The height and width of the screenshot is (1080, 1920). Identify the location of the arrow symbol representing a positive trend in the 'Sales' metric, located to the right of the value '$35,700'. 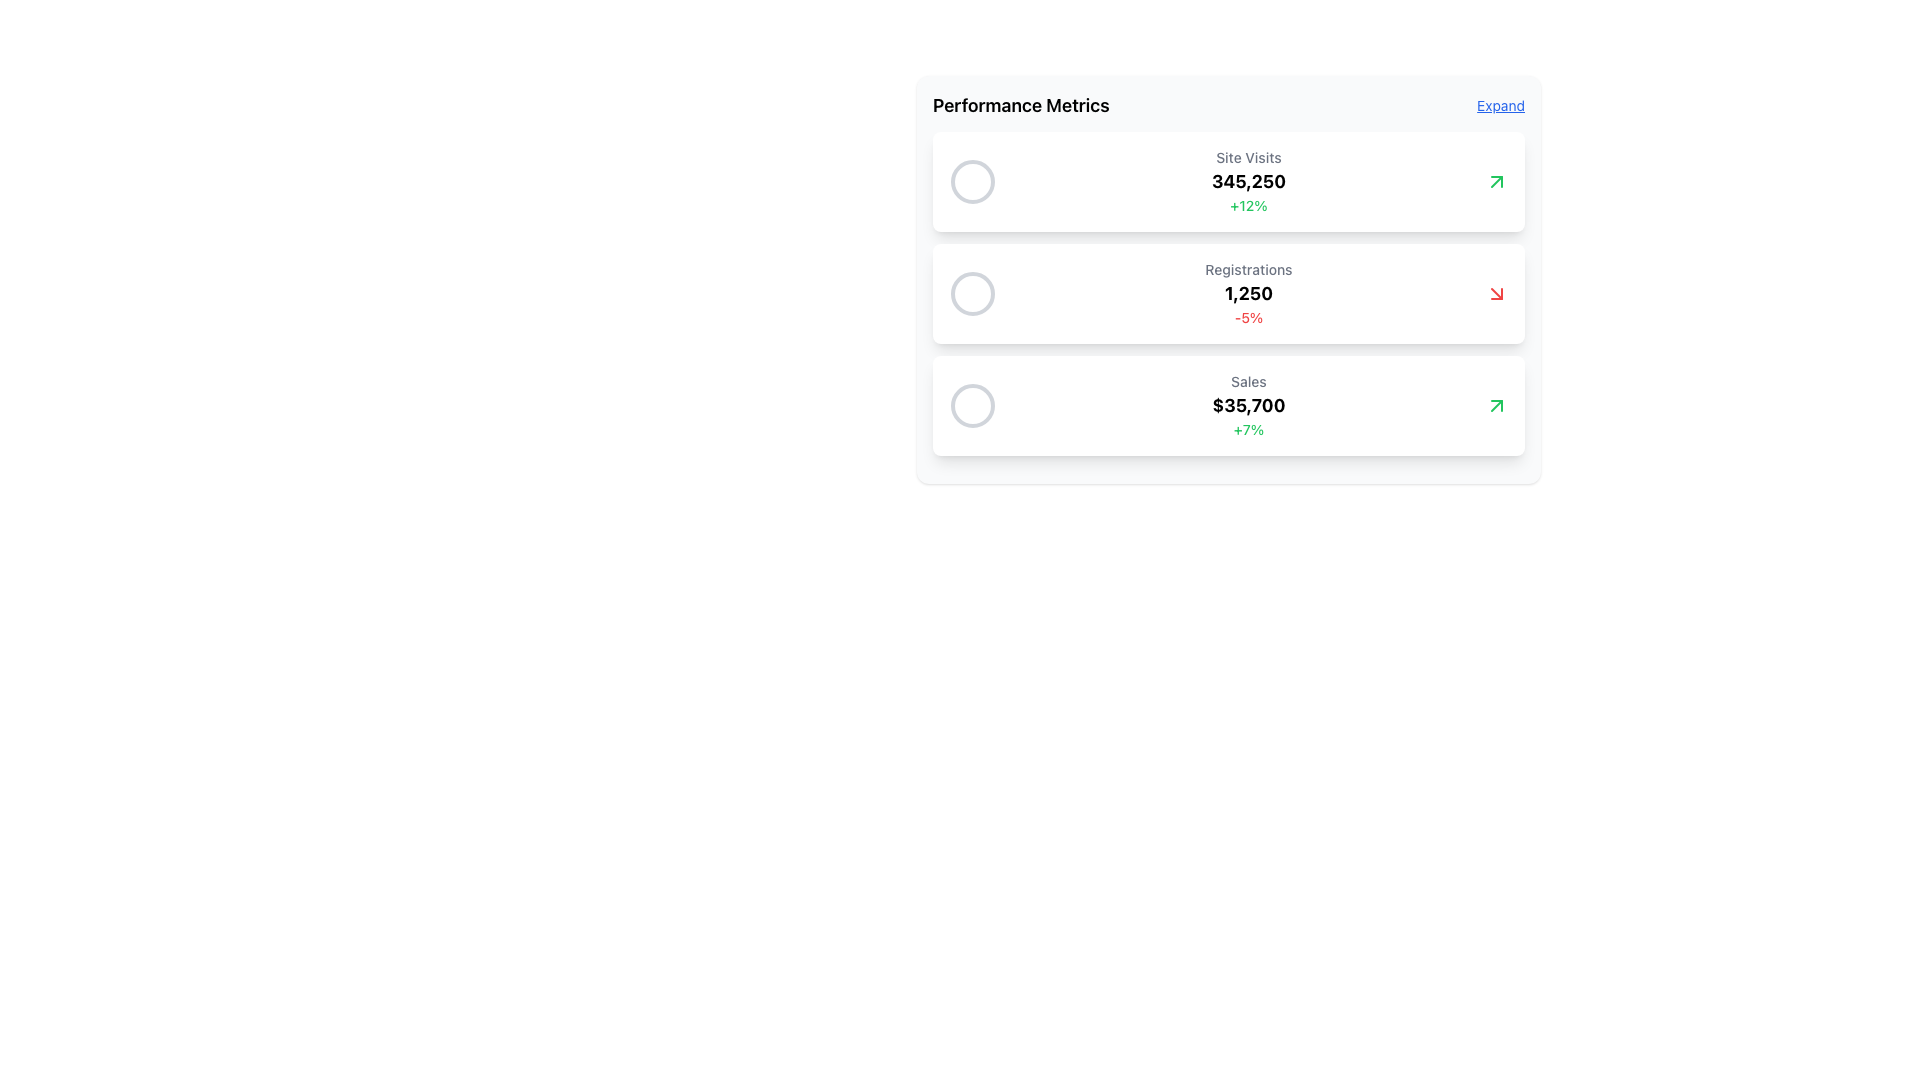
(1497, 181).